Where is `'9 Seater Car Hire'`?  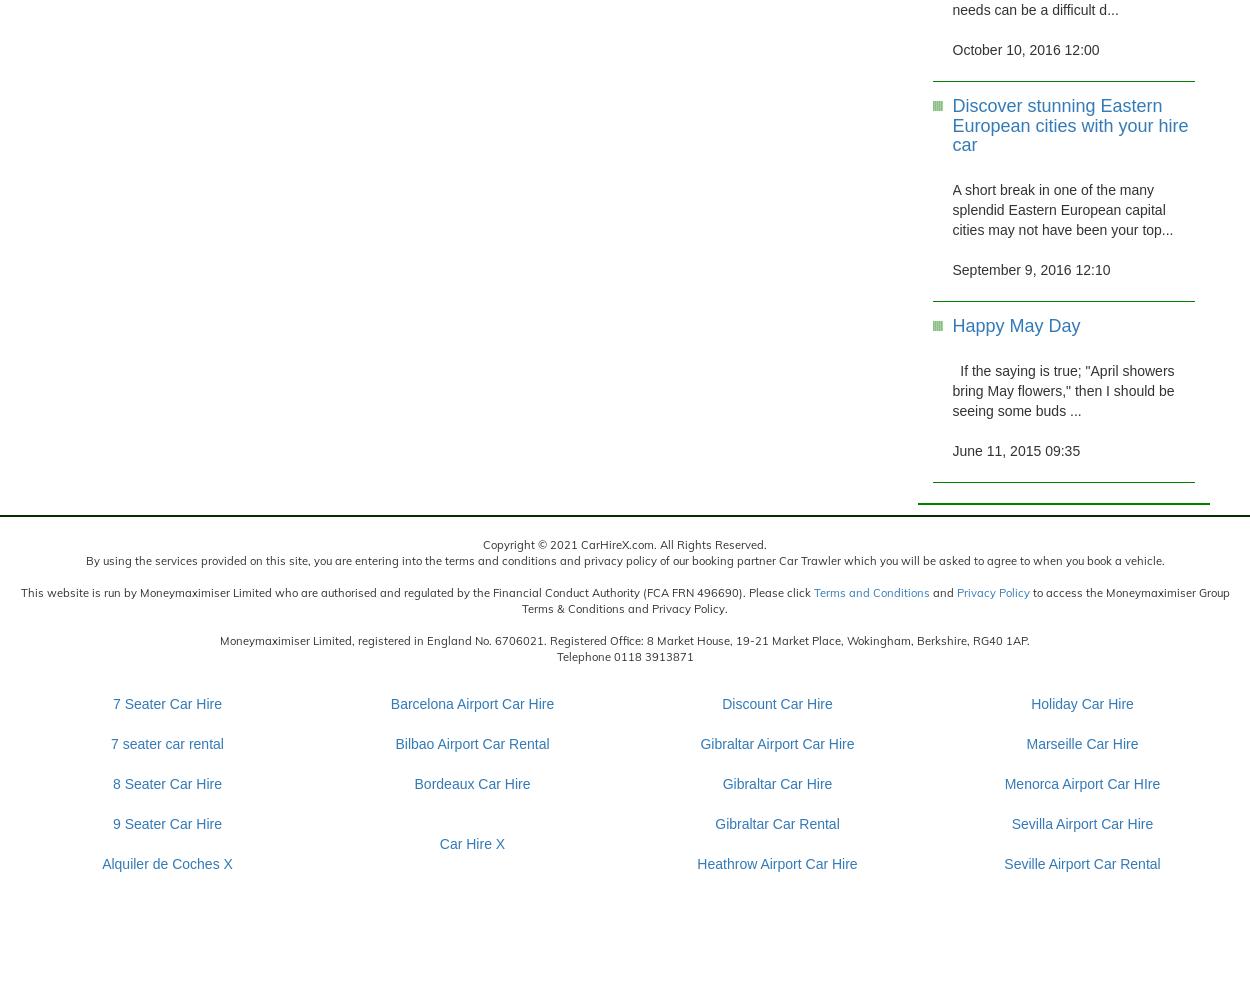
'9 Seater Car Hire' is located at coordinates (167, 822).